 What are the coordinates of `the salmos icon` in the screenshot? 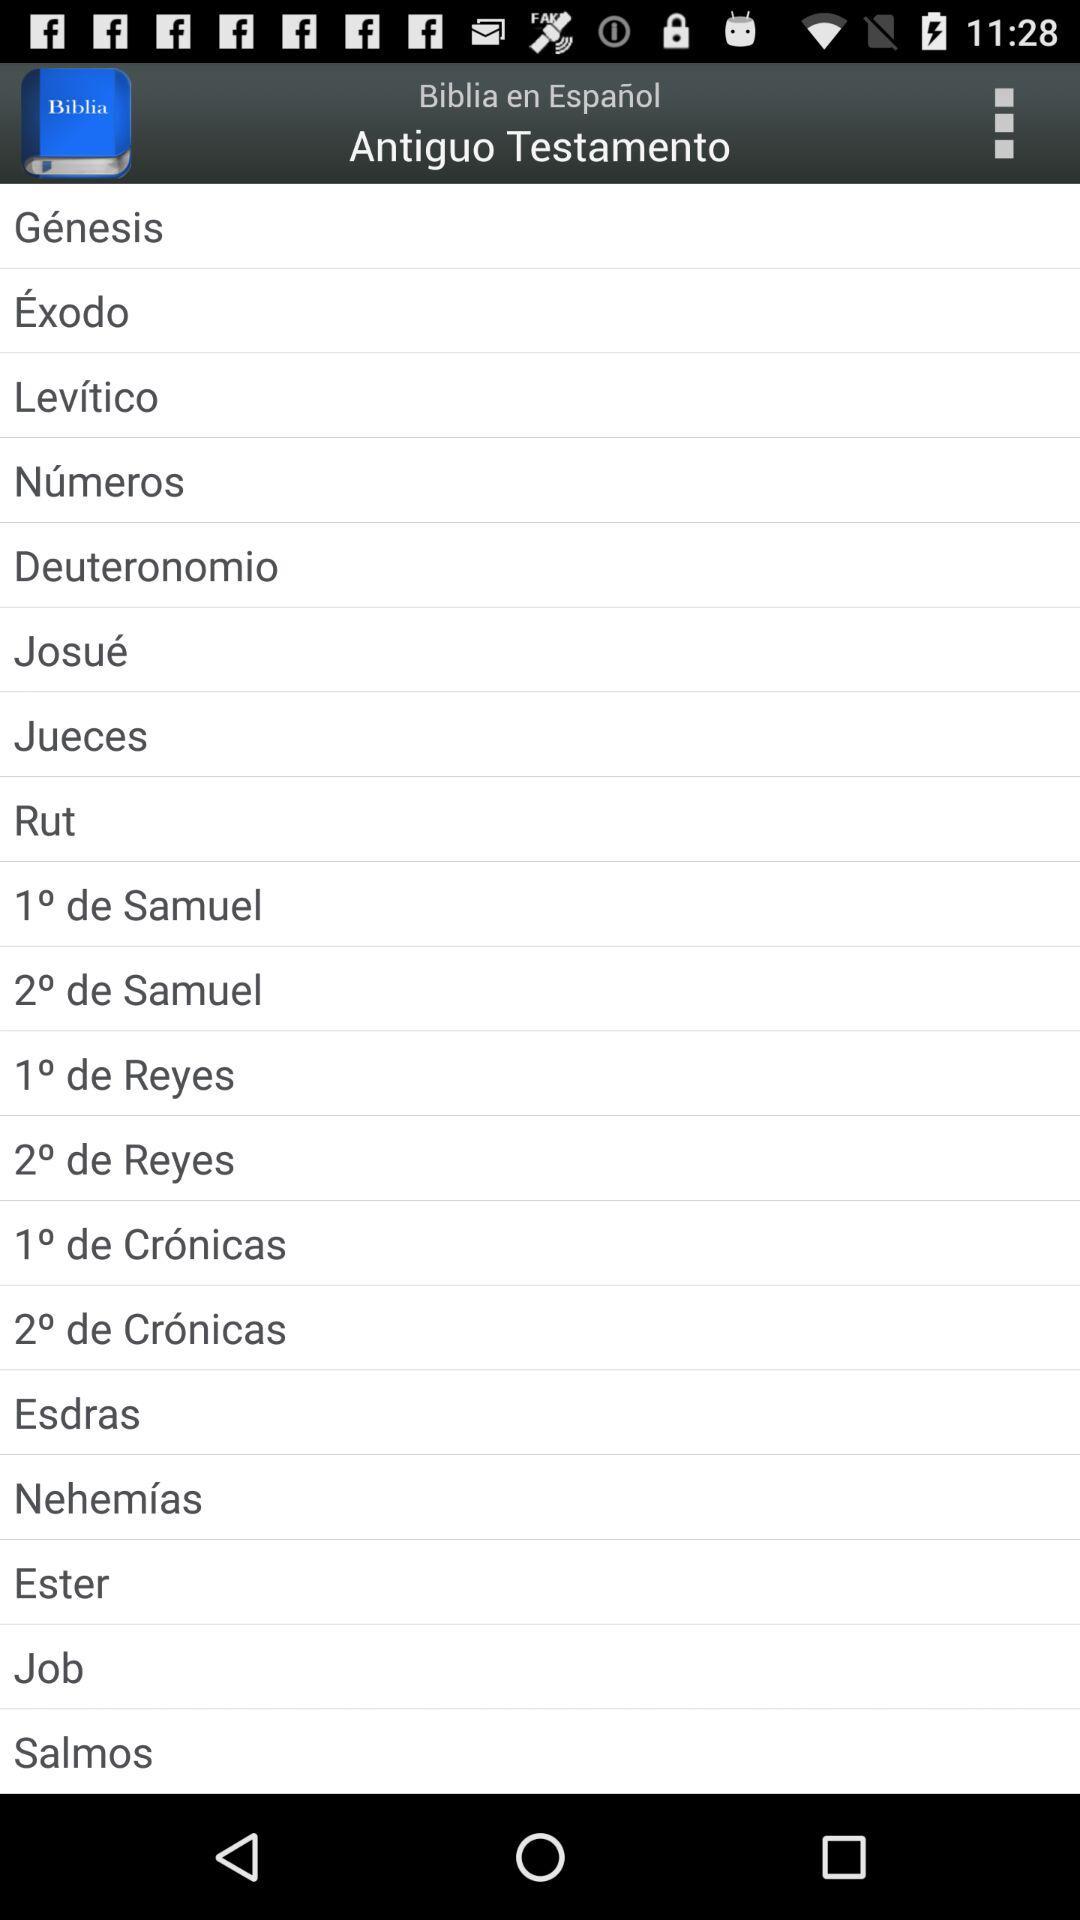 It's located at (540, 1750).